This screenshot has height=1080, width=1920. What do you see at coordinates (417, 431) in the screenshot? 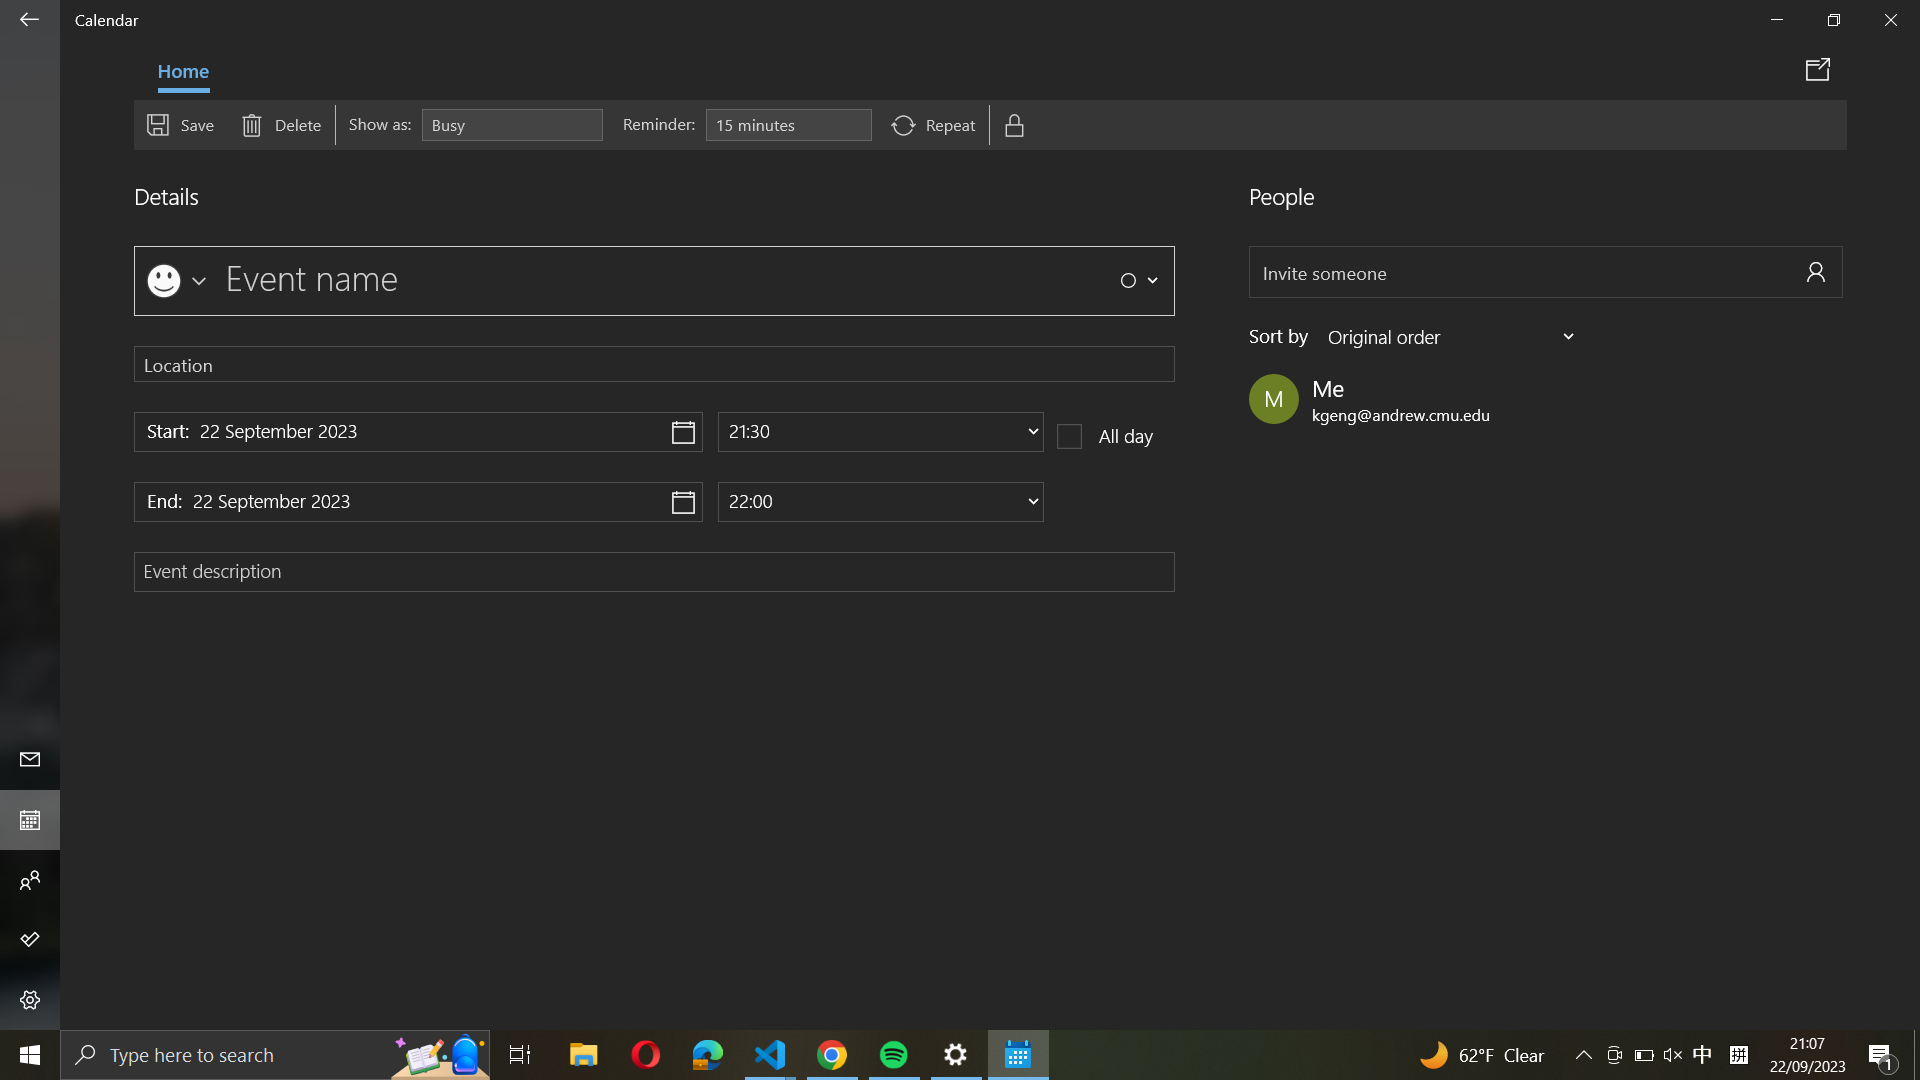
I see `Schedule the event for "22 November 2024` at bounding box center [417, 431].